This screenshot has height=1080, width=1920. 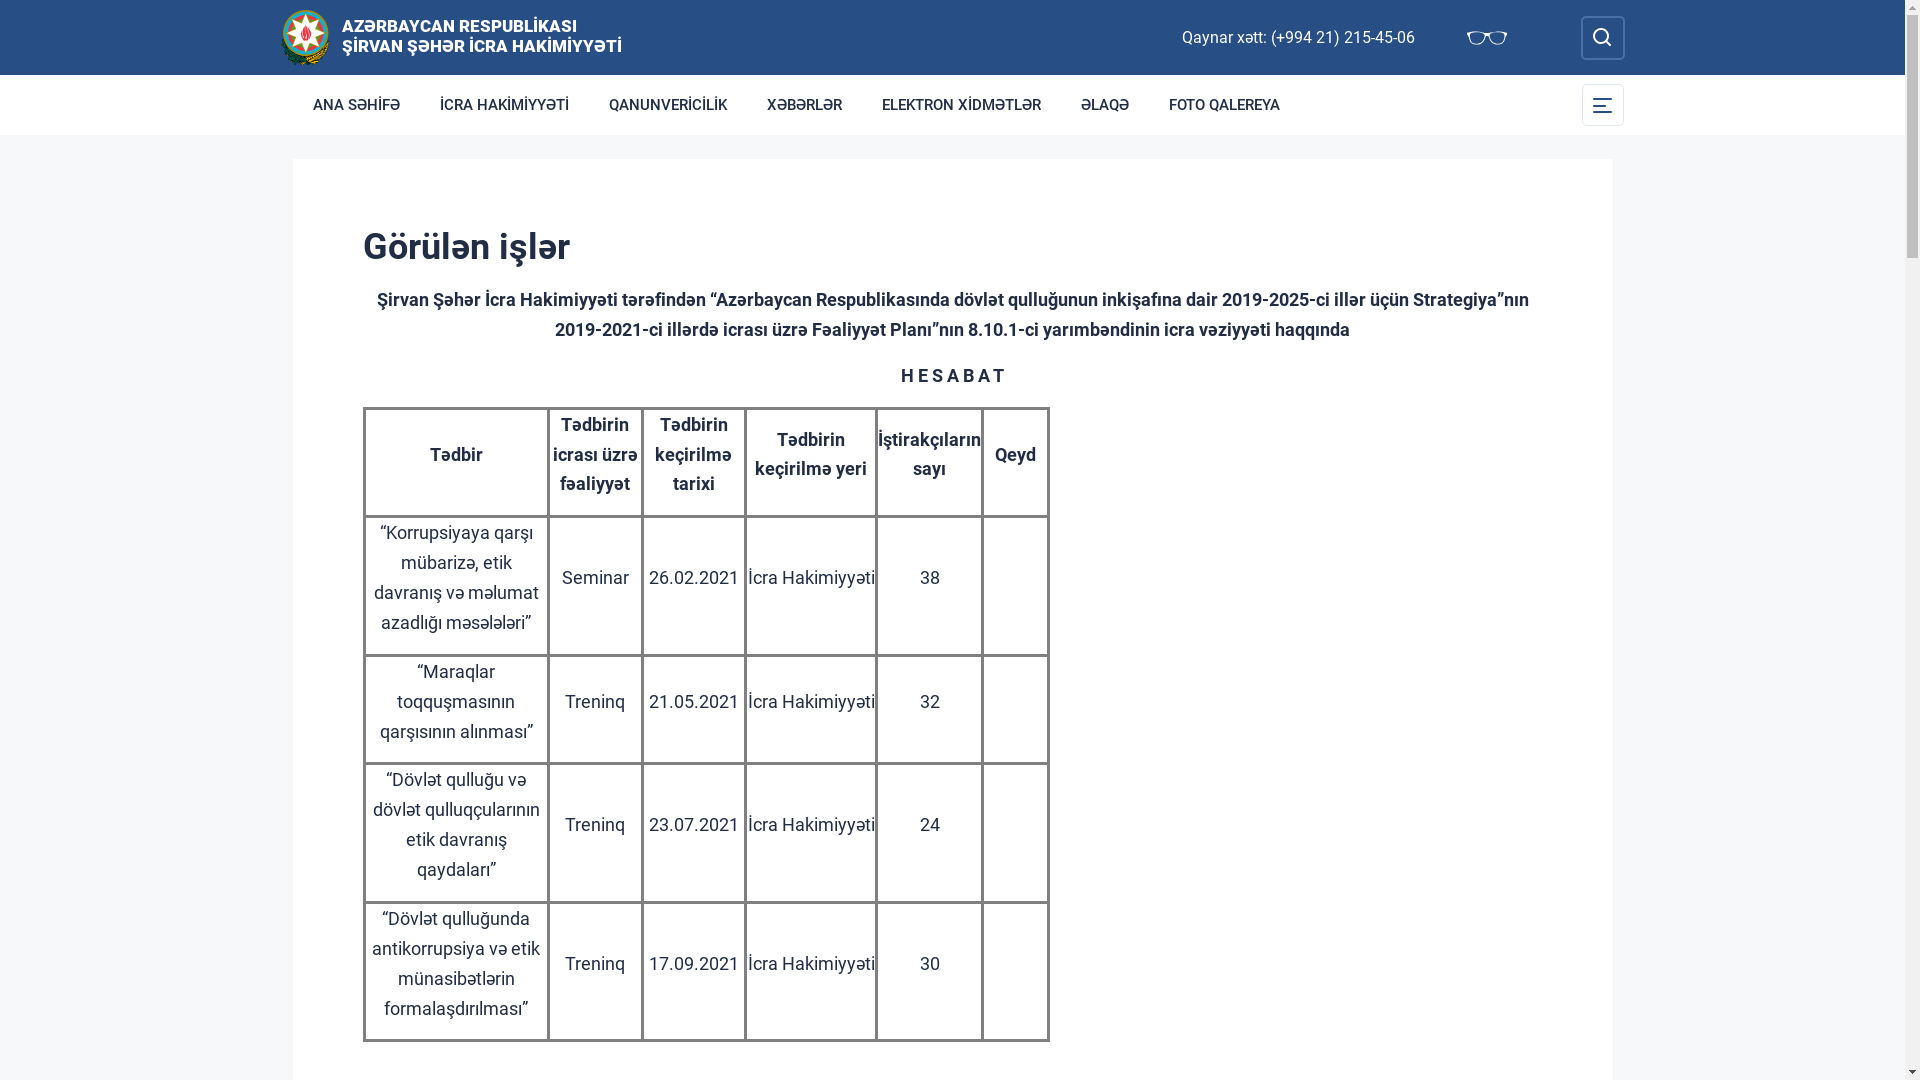 I want to click on 'QANUNVERICILIK', so click(x=667, y=104).